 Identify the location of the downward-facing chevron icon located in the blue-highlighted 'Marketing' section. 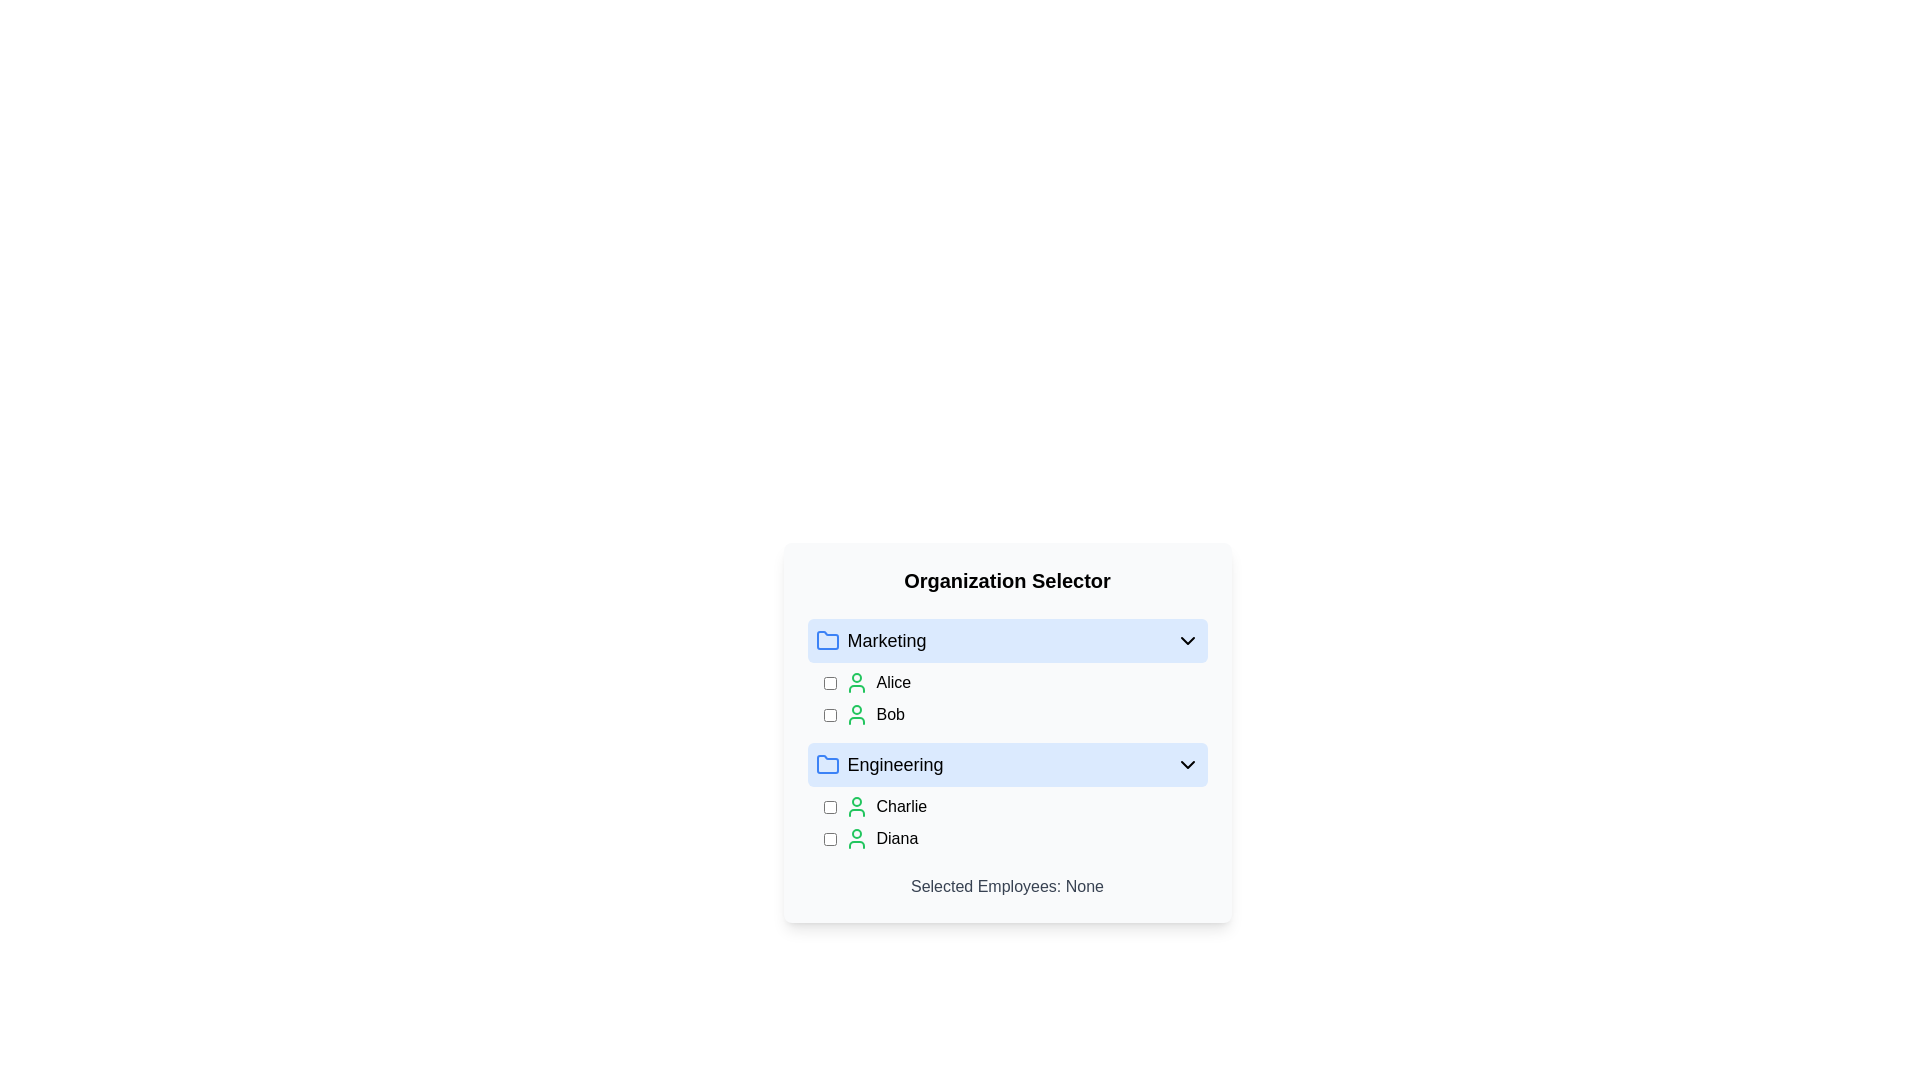
(1187, 640).